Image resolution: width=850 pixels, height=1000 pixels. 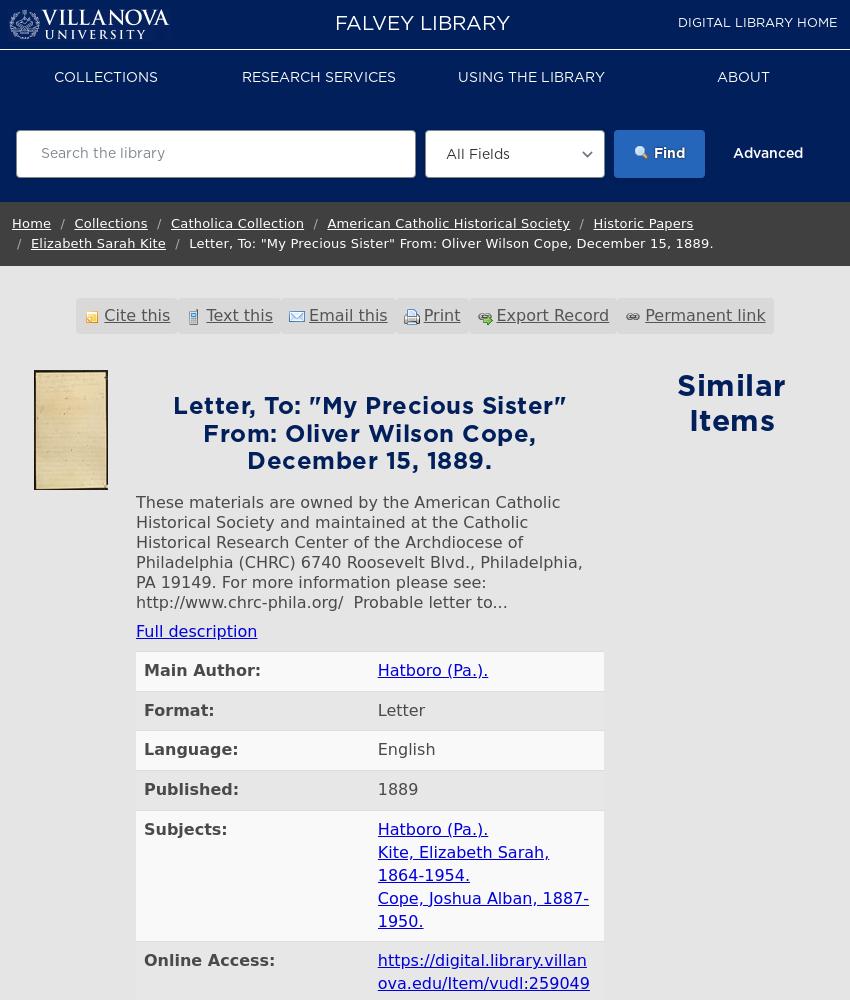 What do you see at coordinates (551, 314) in the screenshot?
I see `'Export Record'` at bounding box center [551, 314].